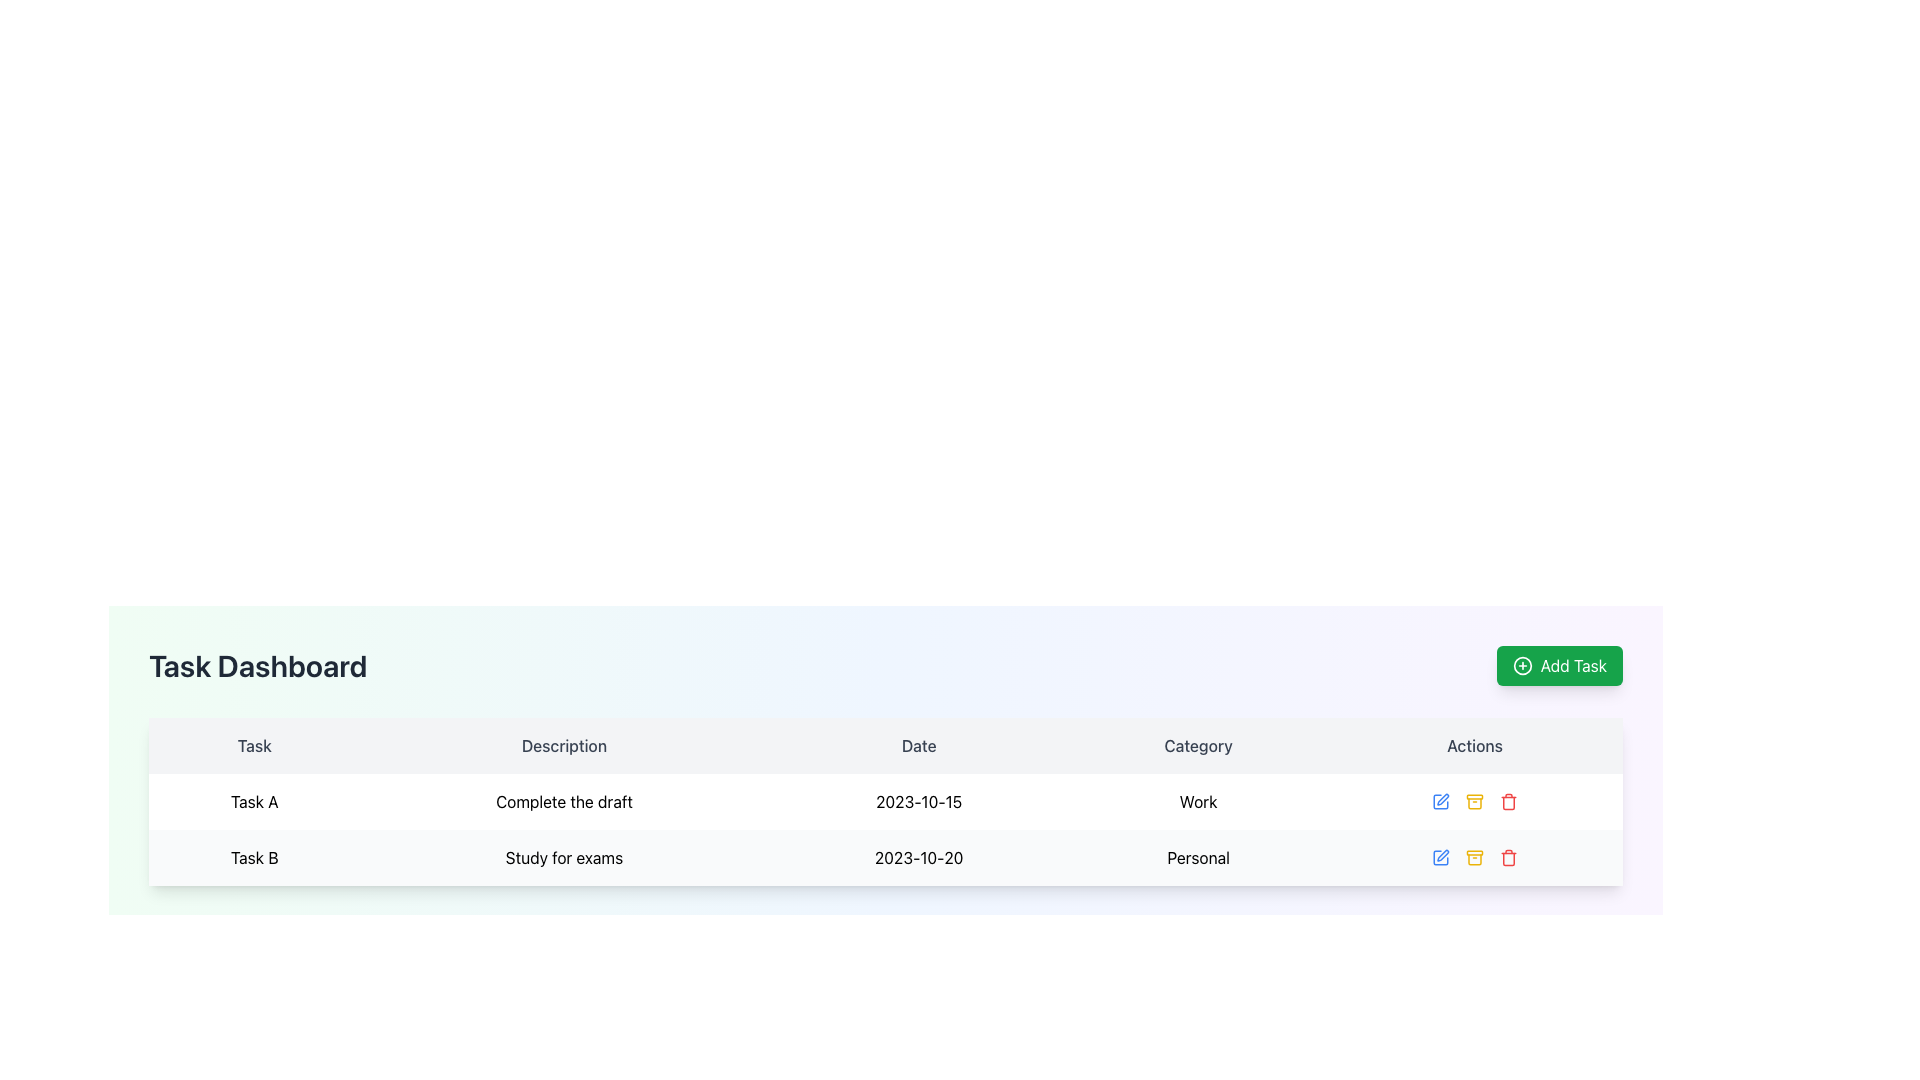  Describe the element at coordinates (1509, 856) in the screenshot. I see `the red trash bin icon representing the delete action in the 'Actions' column for 'Task A'` at that location.